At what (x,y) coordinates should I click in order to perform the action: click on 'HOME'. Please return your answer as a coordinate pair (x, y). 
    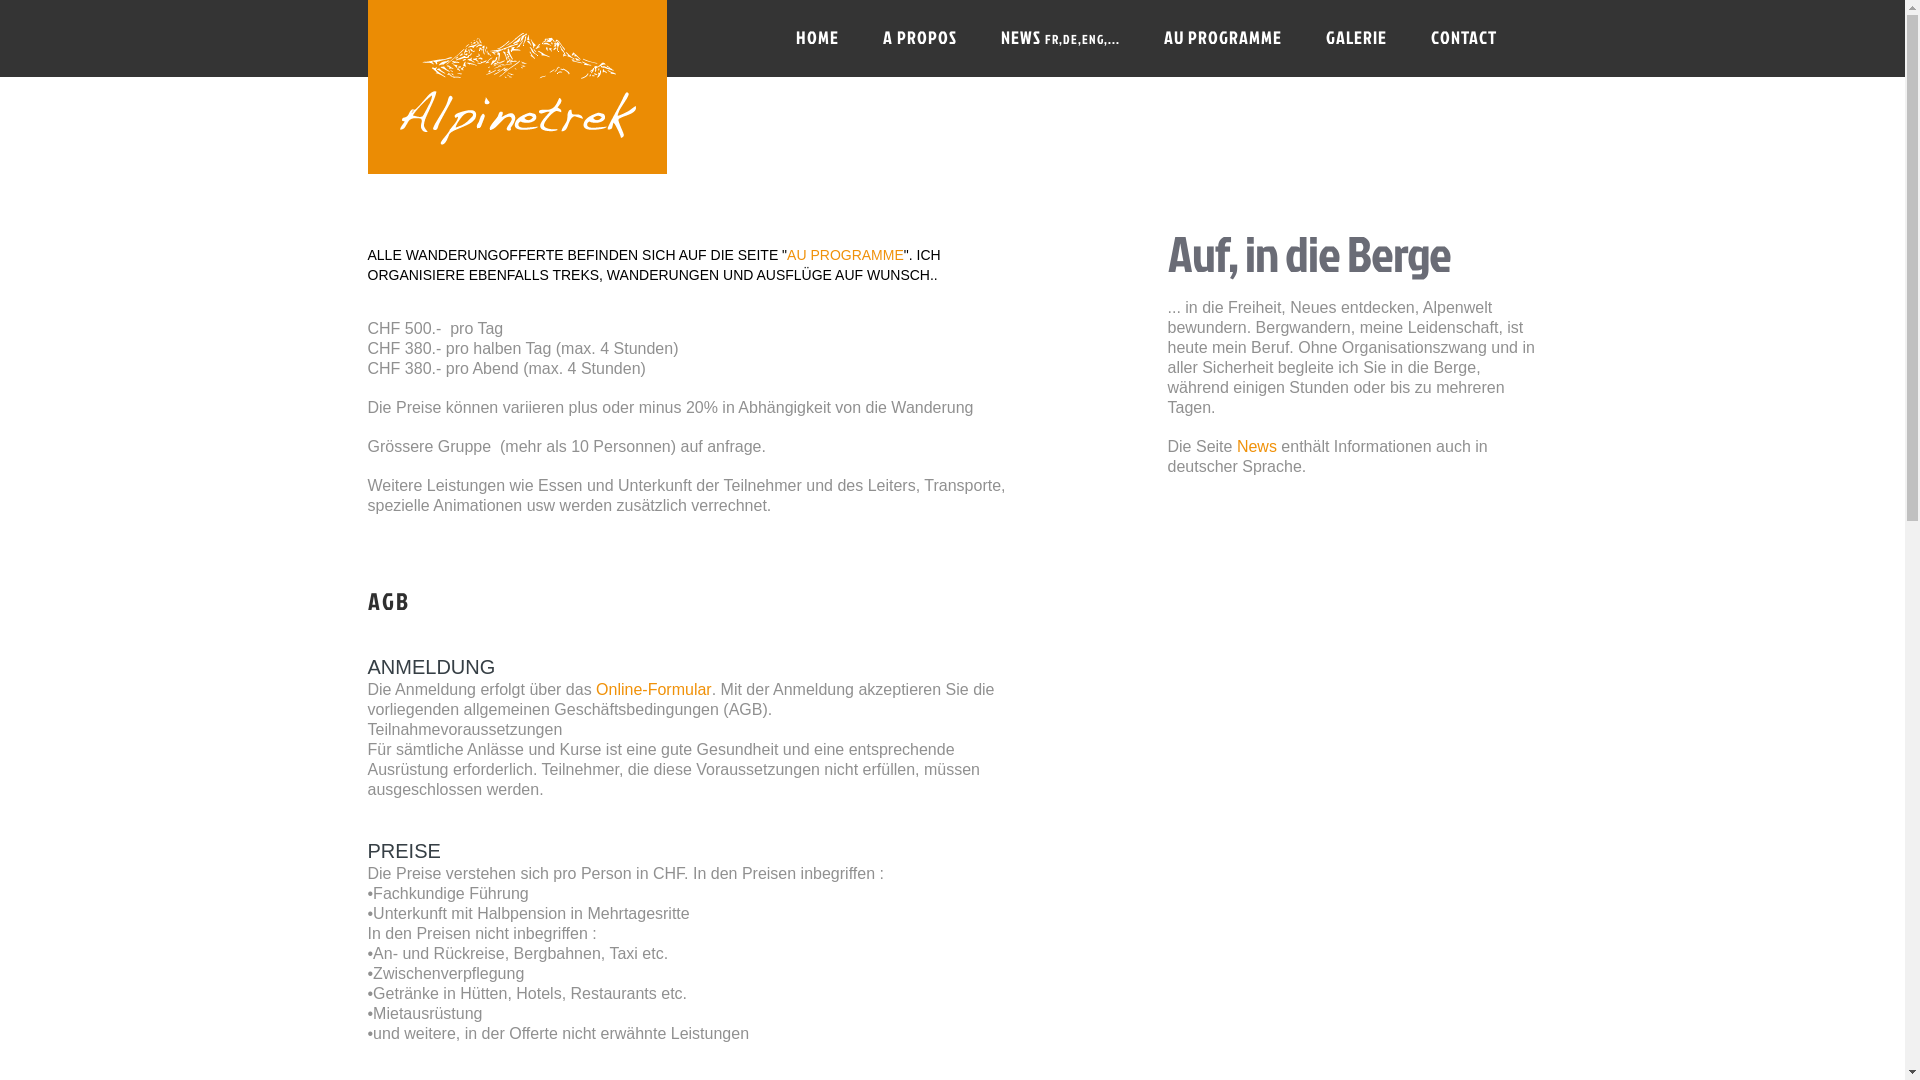
    Looking at the image, I should click on (817, 38).